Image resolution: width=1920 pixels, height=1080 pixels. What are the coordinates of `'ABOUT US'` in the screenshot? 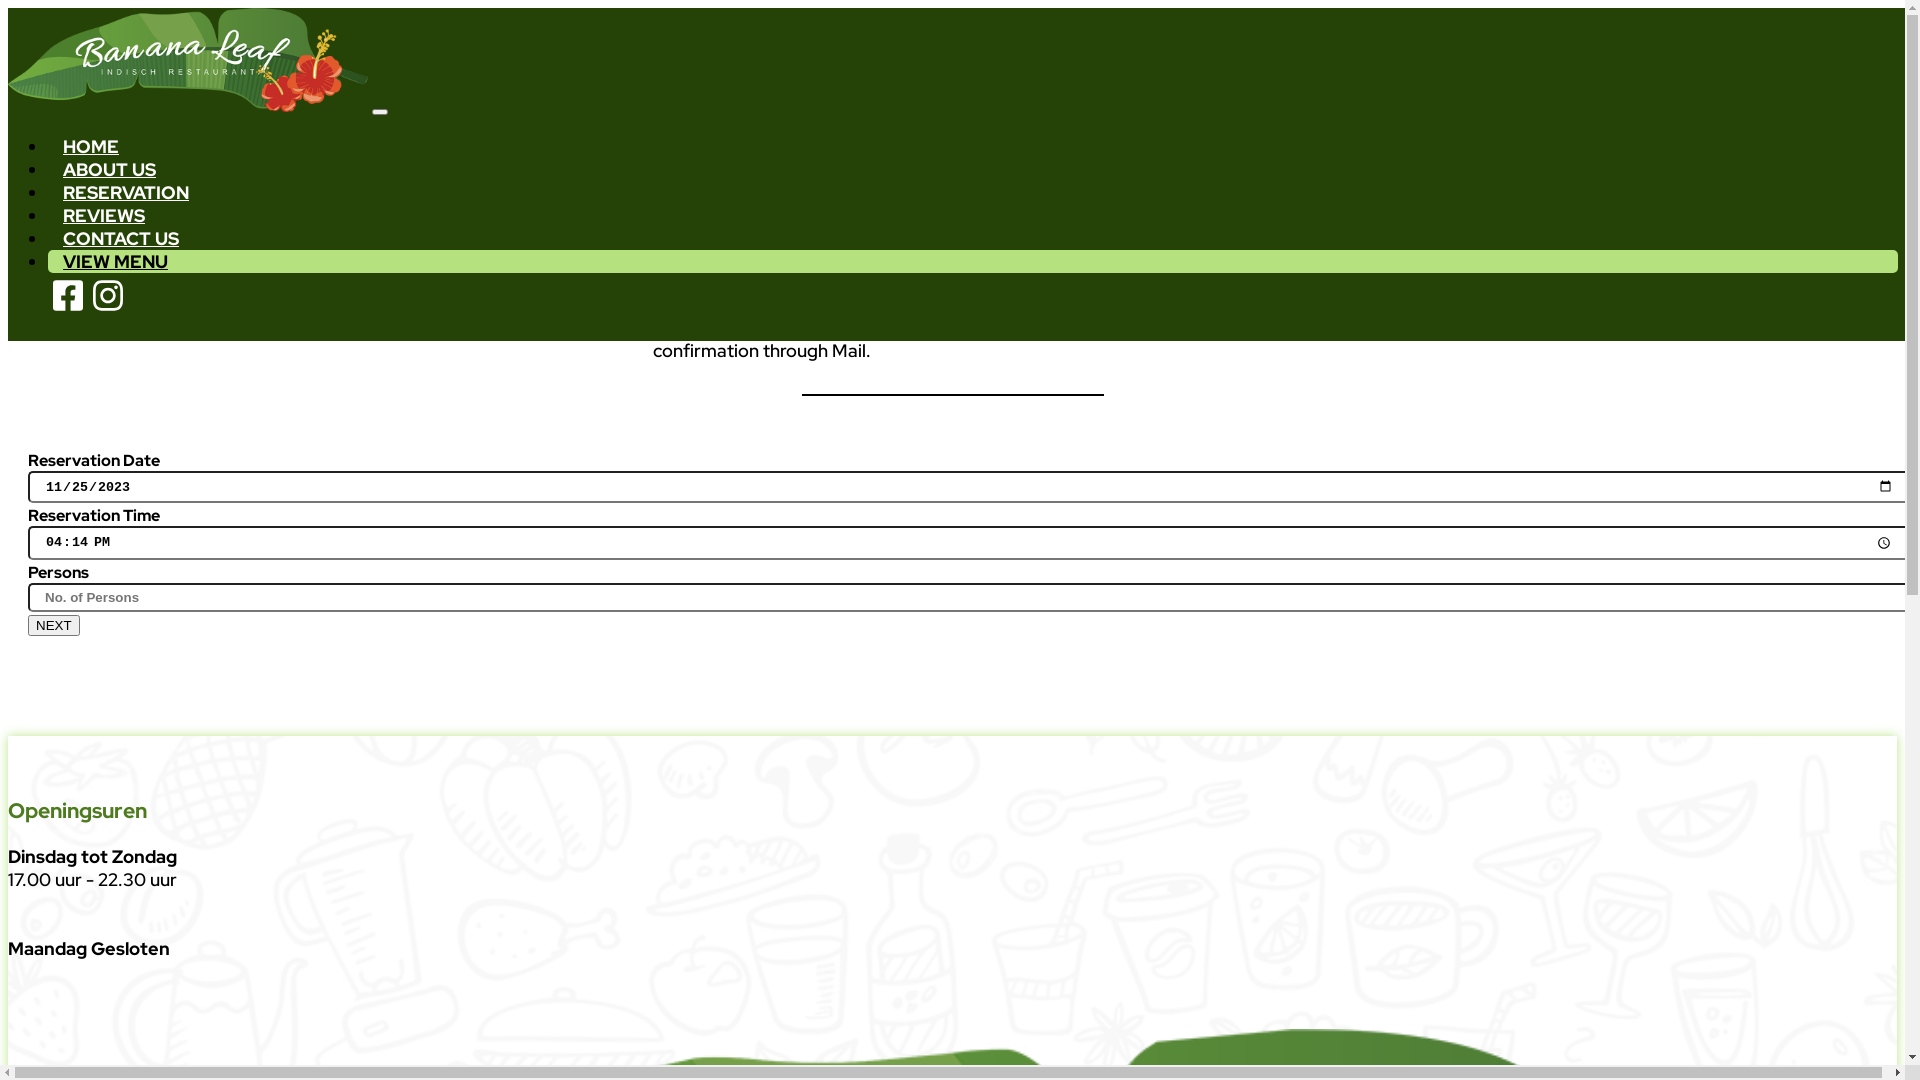 It's located at (108, 168).